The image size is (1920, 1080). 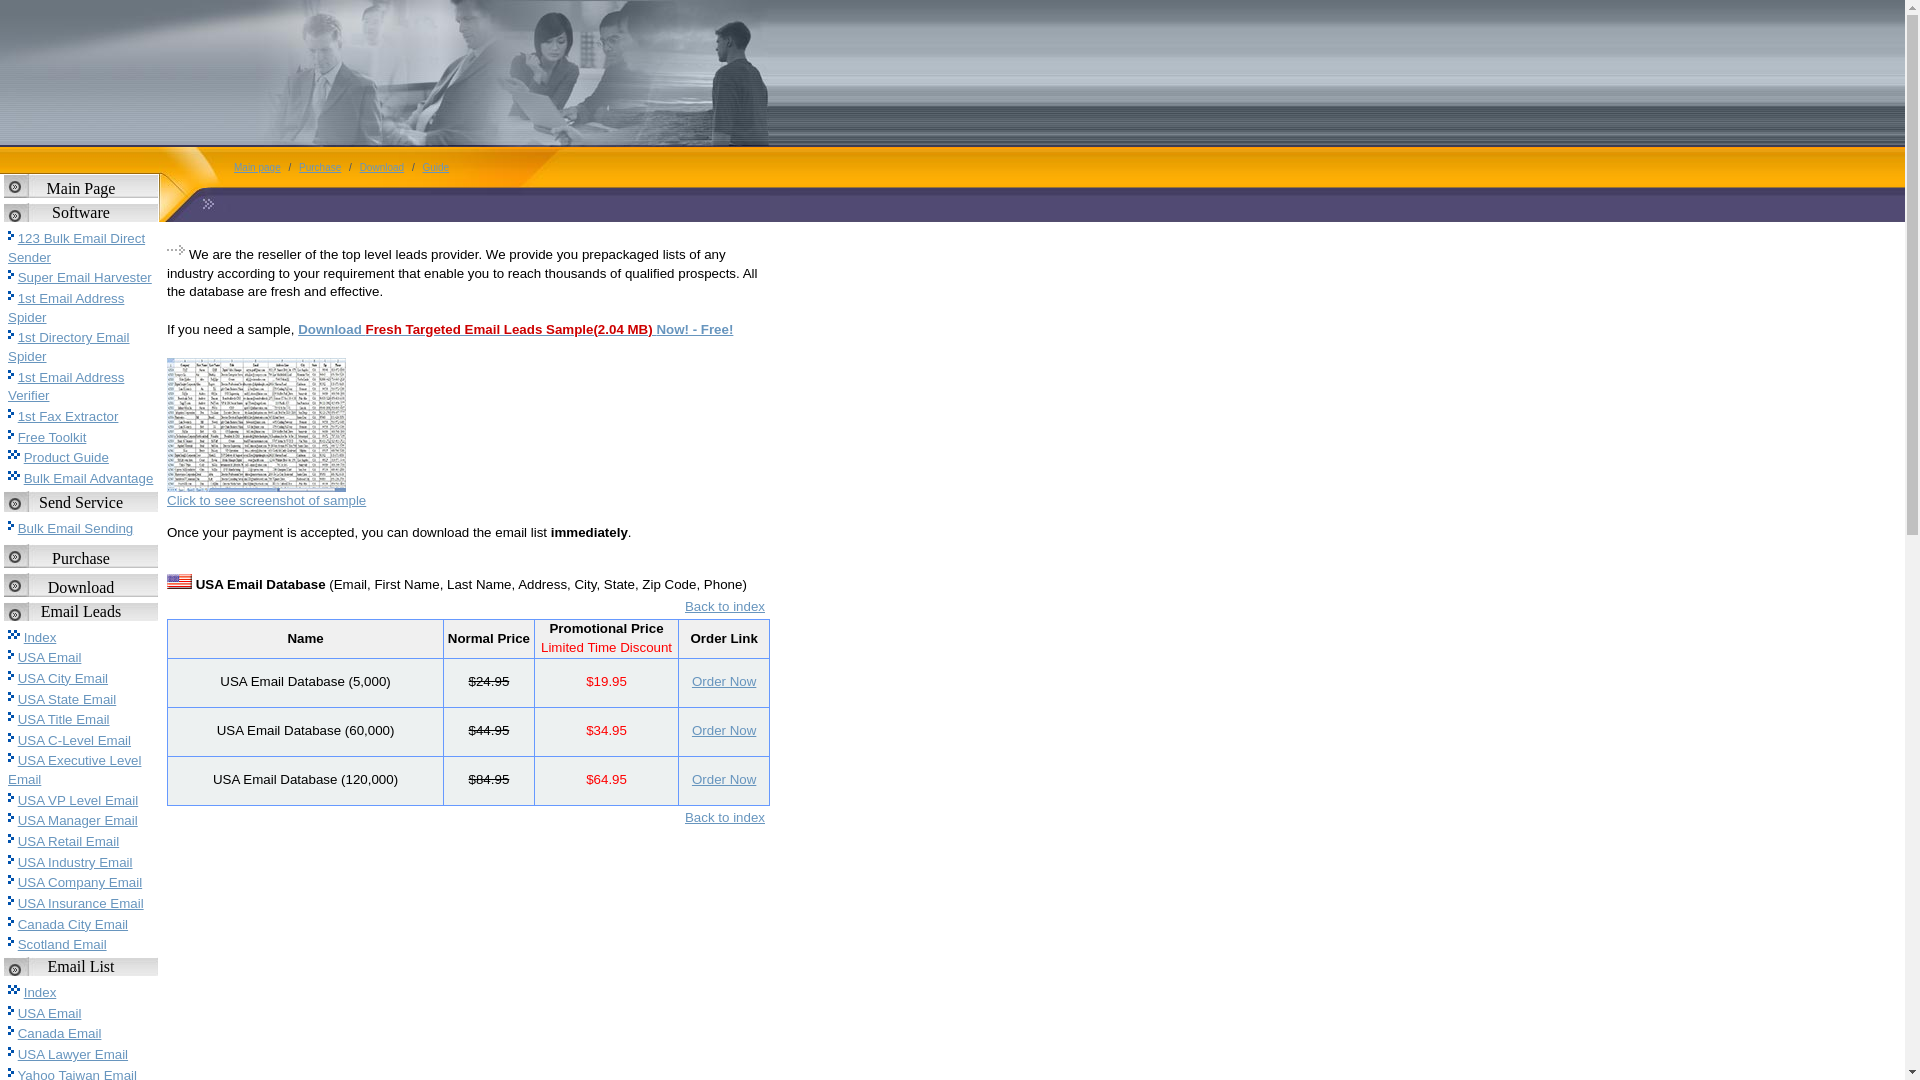 I want to click on 'Guide', so click(x=434, y=166).